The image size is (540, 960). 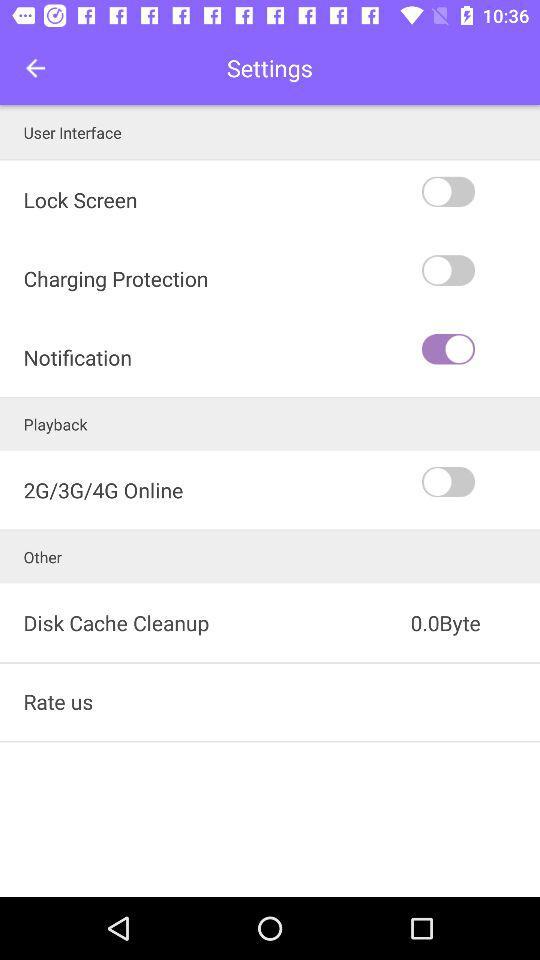 What do you see at coordinates (478, 481) in the screenshot?
I see `item to the right of the 2g 3g 4g` at bounding box center [478, 481].